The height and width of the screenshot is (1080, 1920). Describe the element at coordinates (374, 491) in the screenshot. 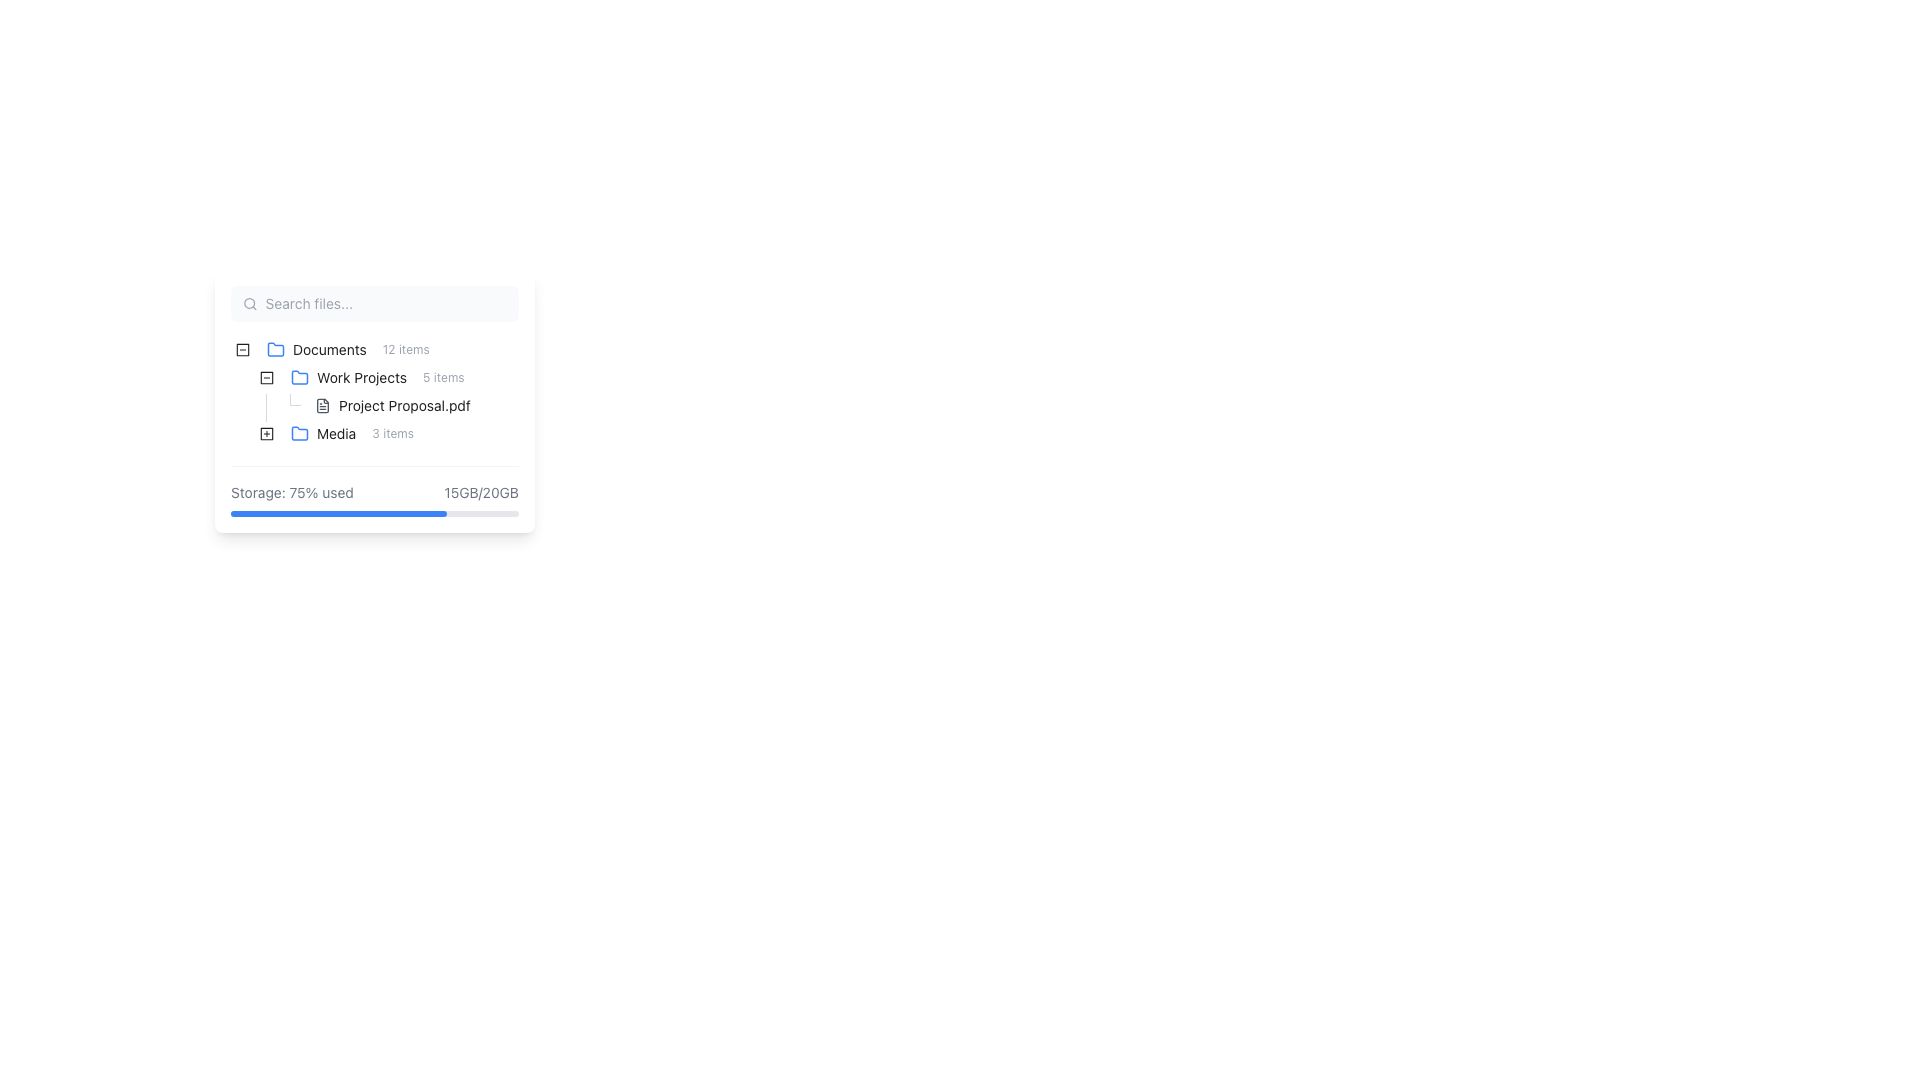

I see `the storage information displayed on the progress bar located at the bottom of the file browser interface` at that location.